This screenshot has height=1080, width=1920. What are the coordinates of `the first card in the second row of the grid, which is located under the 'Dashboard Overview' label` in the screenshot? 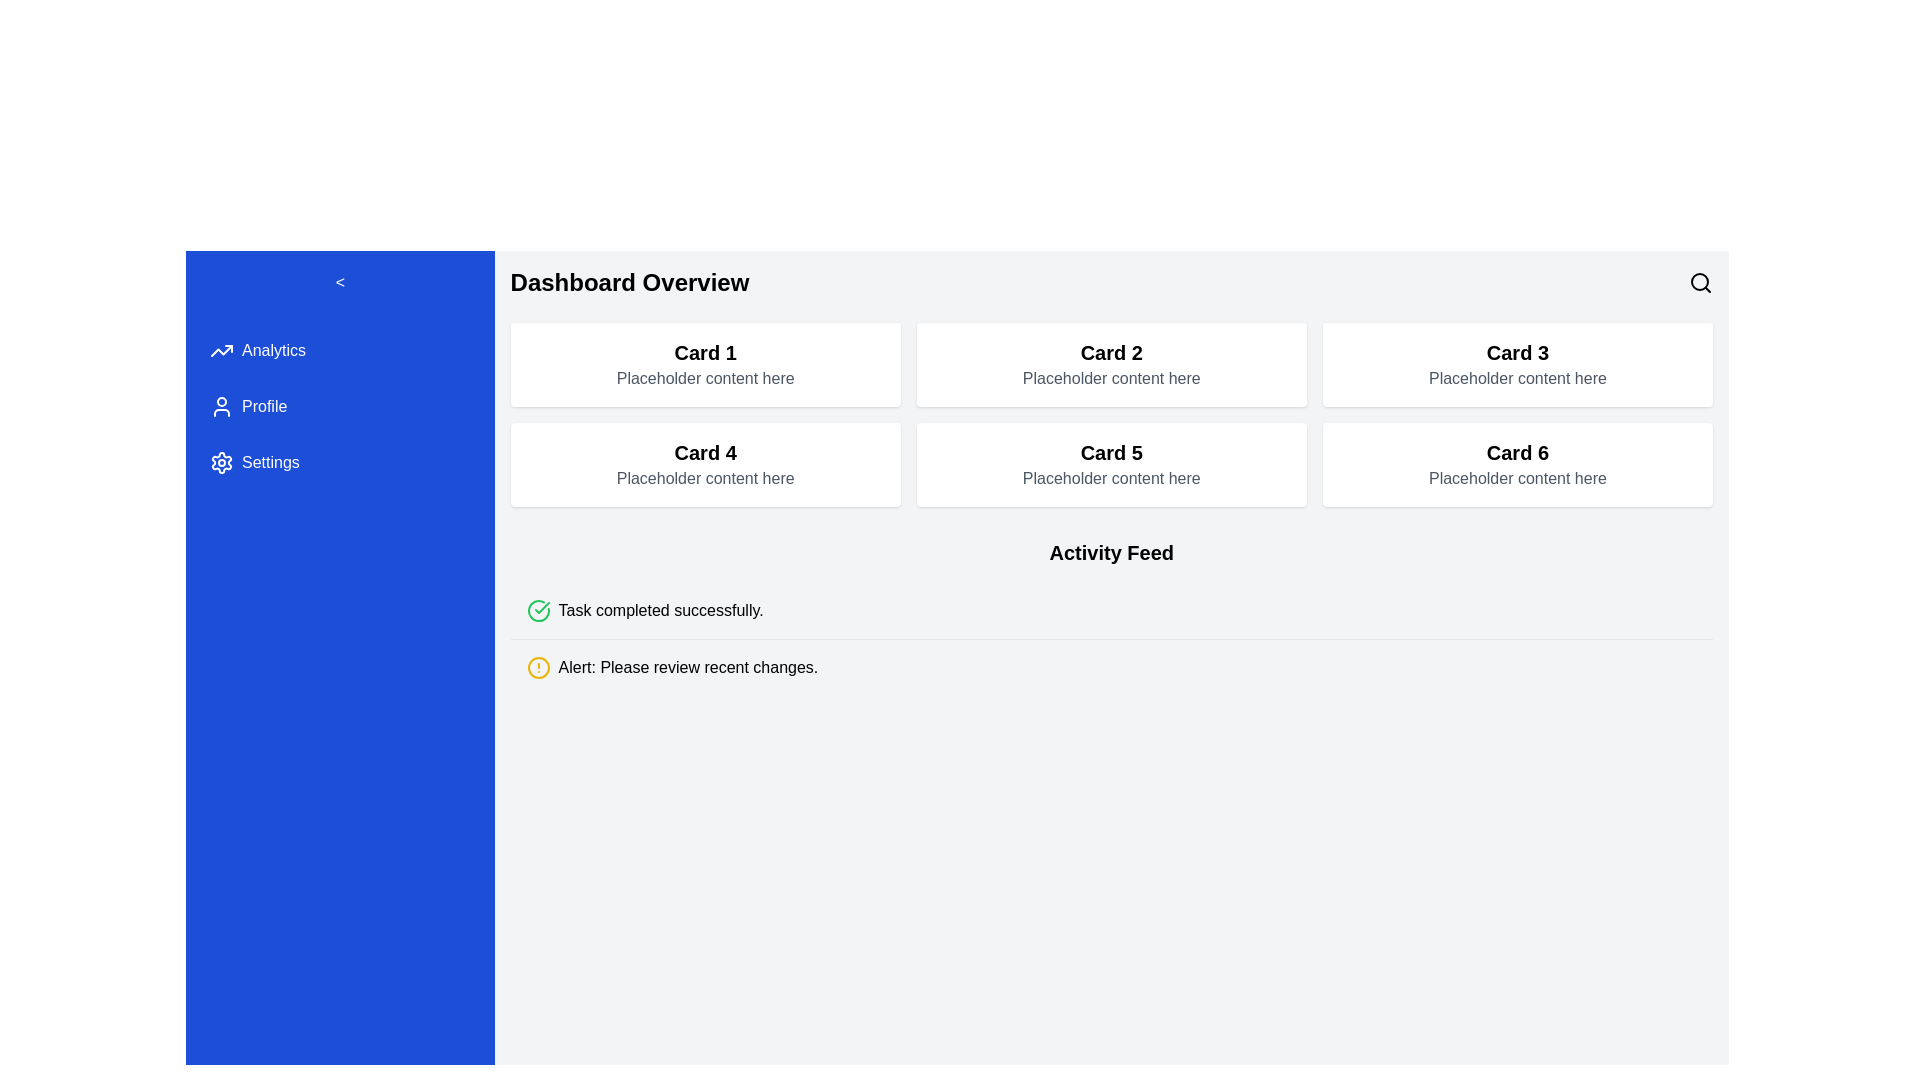 It's located at (705, 465).